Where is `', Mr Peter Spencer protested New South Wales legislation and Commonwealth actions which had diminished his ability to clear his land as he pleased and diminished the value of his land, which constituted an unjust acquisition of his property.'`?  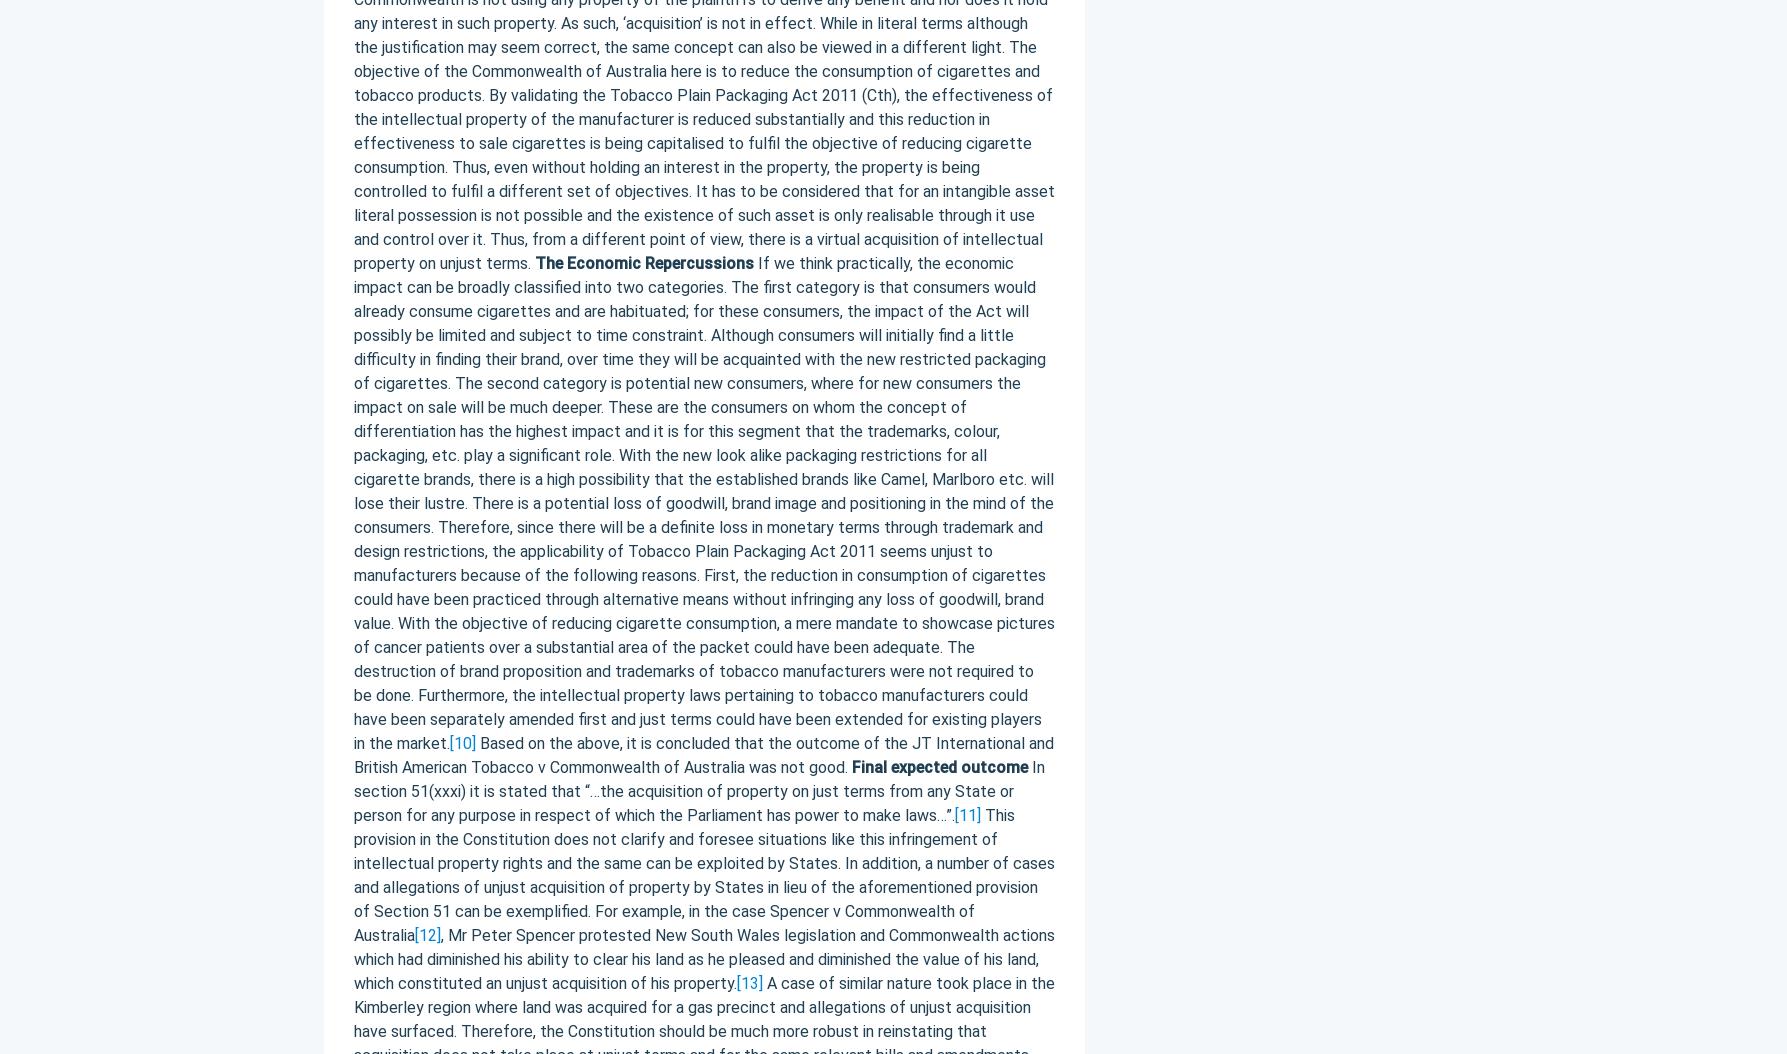
', Mr Peter Spencer protested New South Wales legislation and Commonwealth actions which had diminished his ability to clear his land as he pleased and diminished the value of his land, which constituted an unjust acquisition of his property.' is located at coordinates (702, 958).